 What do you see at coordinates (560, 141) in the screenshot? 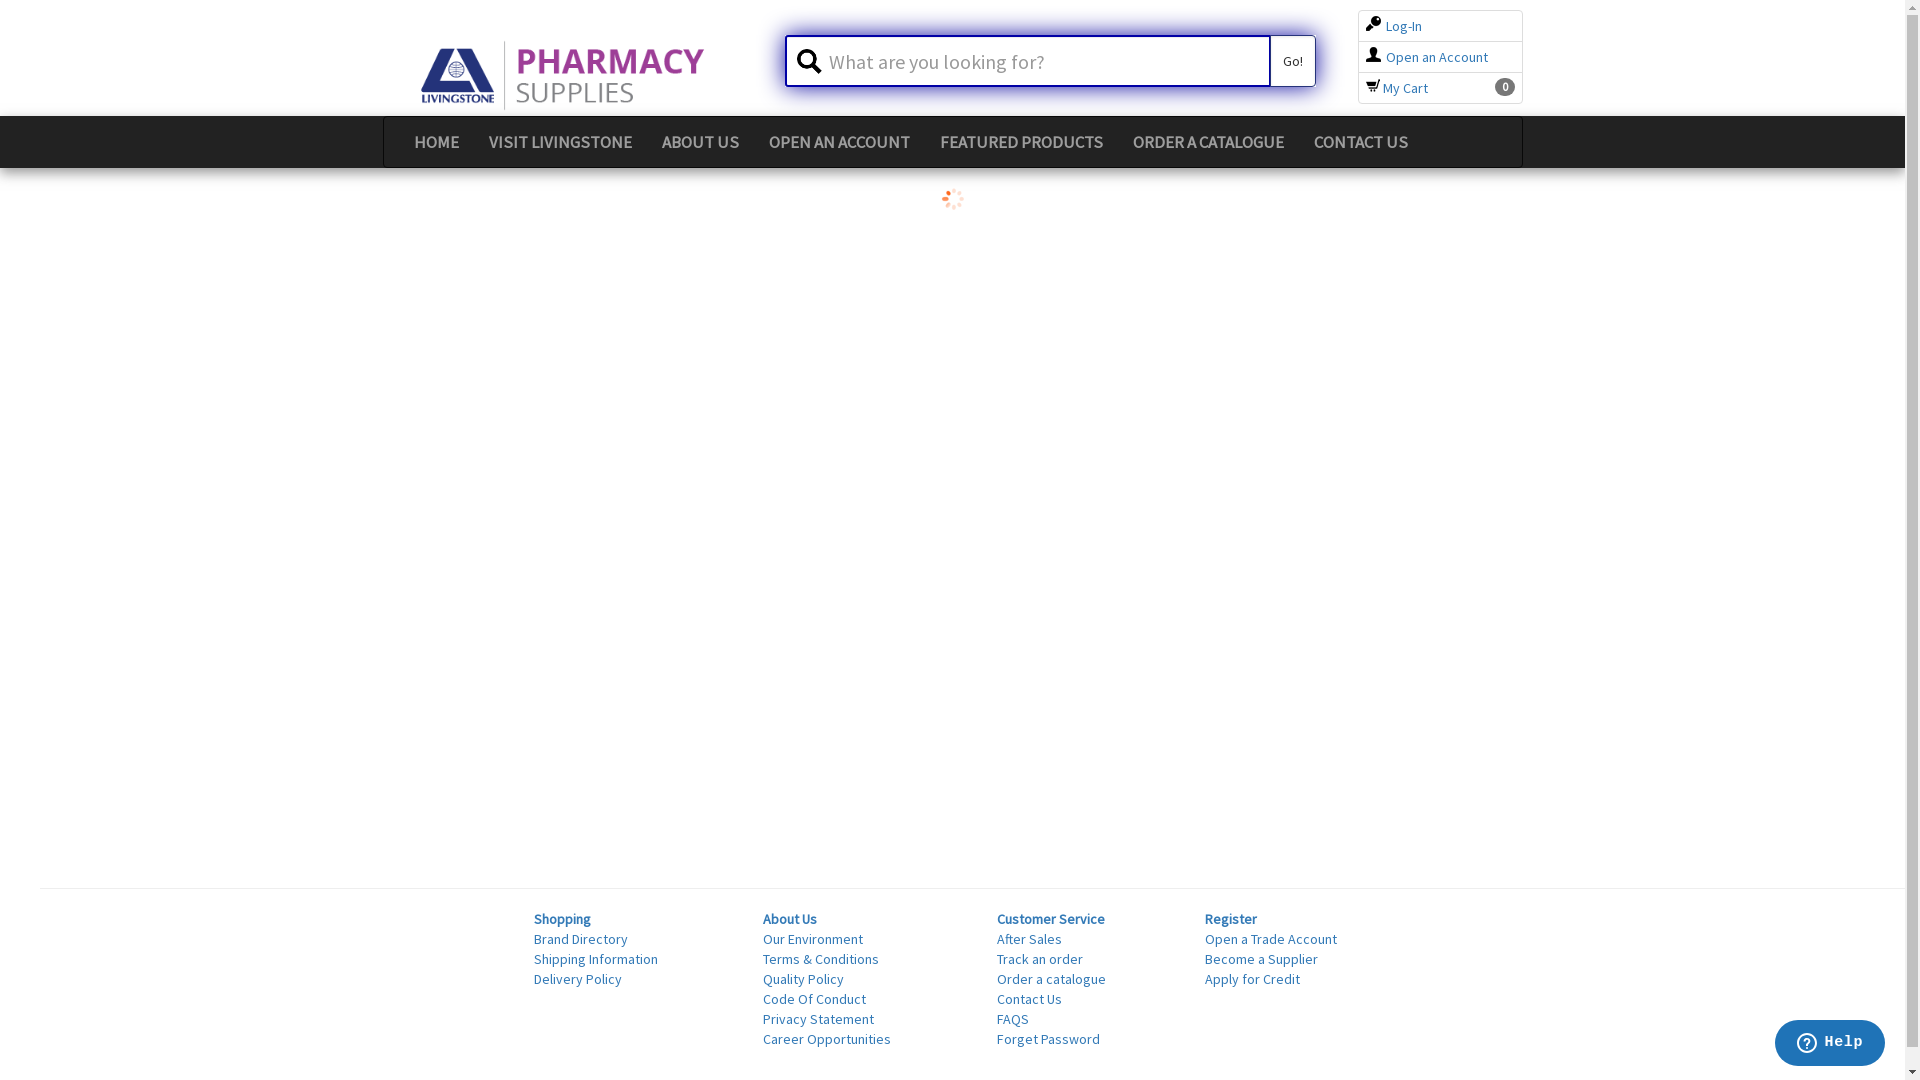
I see `'VISIT LIVINGSTONE'` at bounding box center [560, 141].